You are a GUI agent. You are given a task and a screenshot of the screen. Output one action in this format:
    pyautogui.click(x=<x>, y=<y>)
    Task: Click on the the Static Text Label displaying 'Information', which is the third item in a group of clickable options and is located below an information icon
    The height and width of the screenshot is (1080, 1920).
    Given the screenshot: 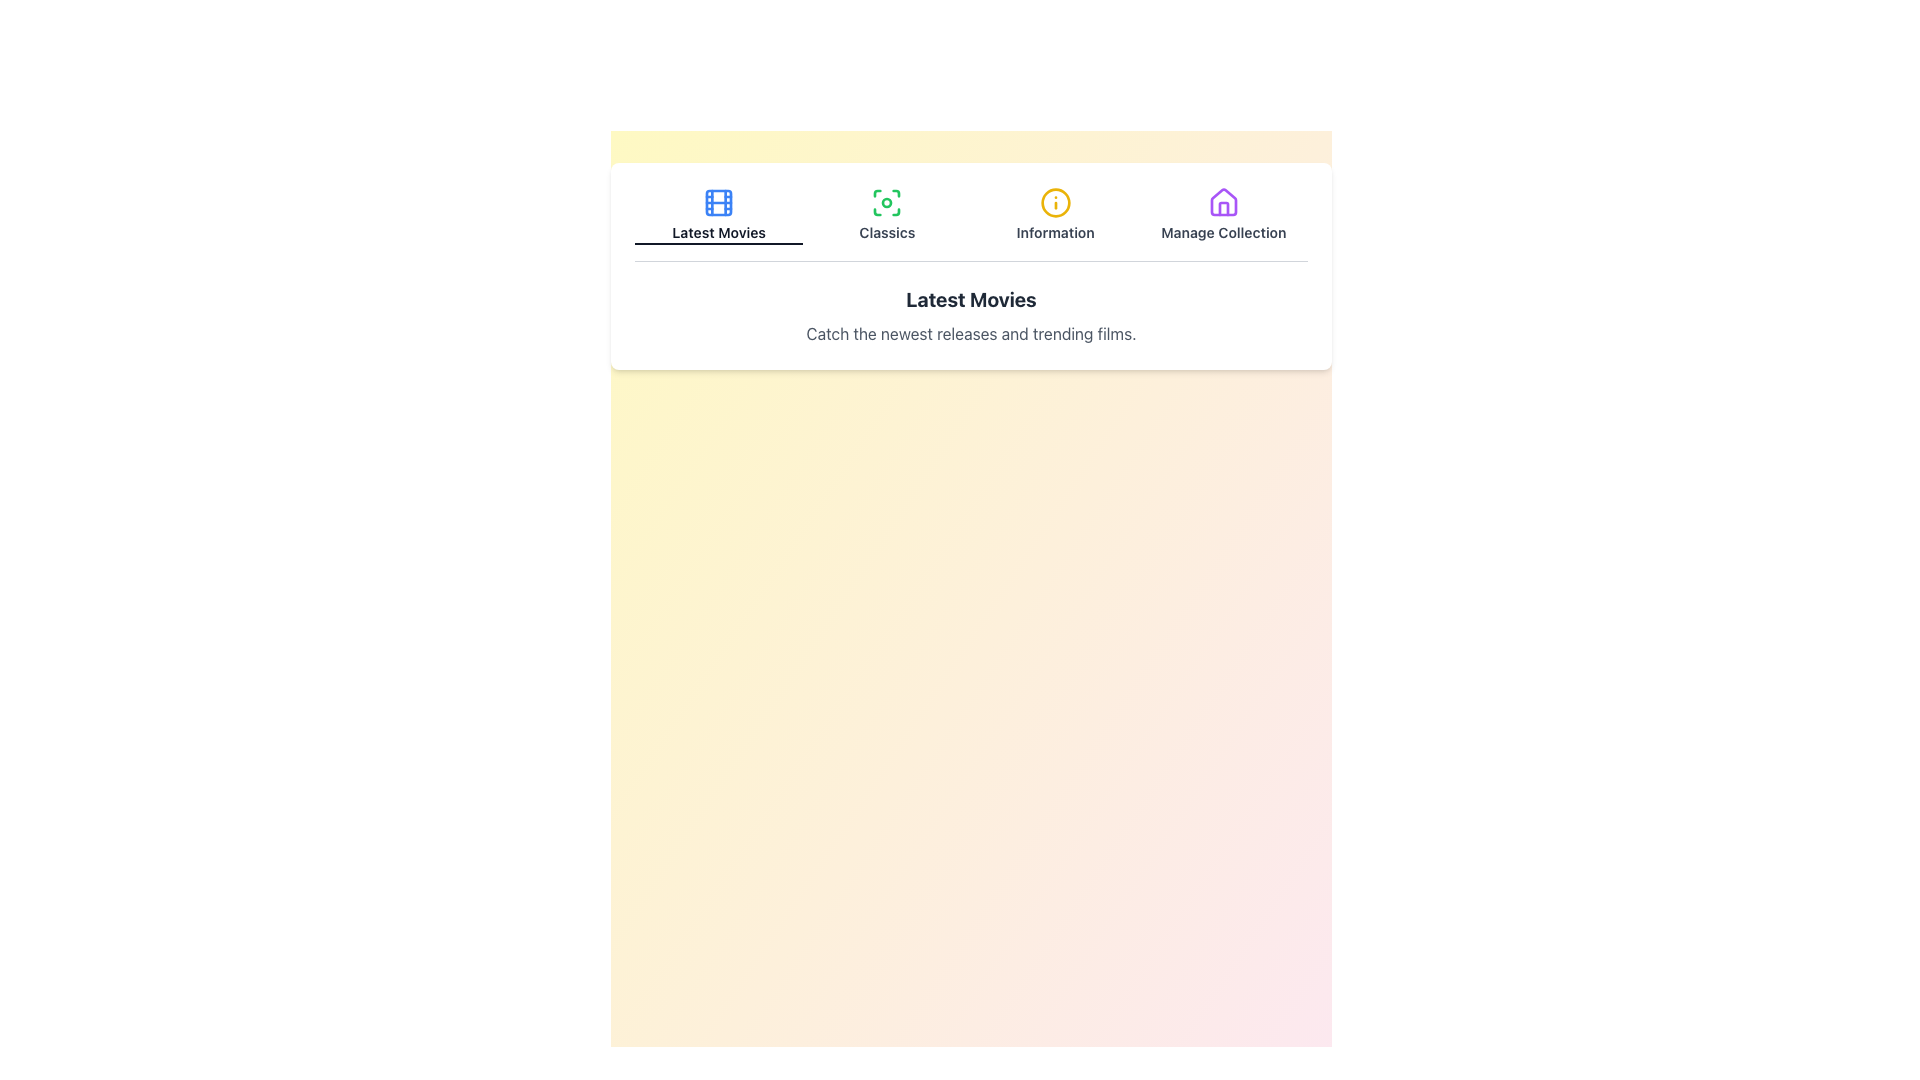 What is the action you would take?
    pyautogui.click(x=1054, y=231)
    